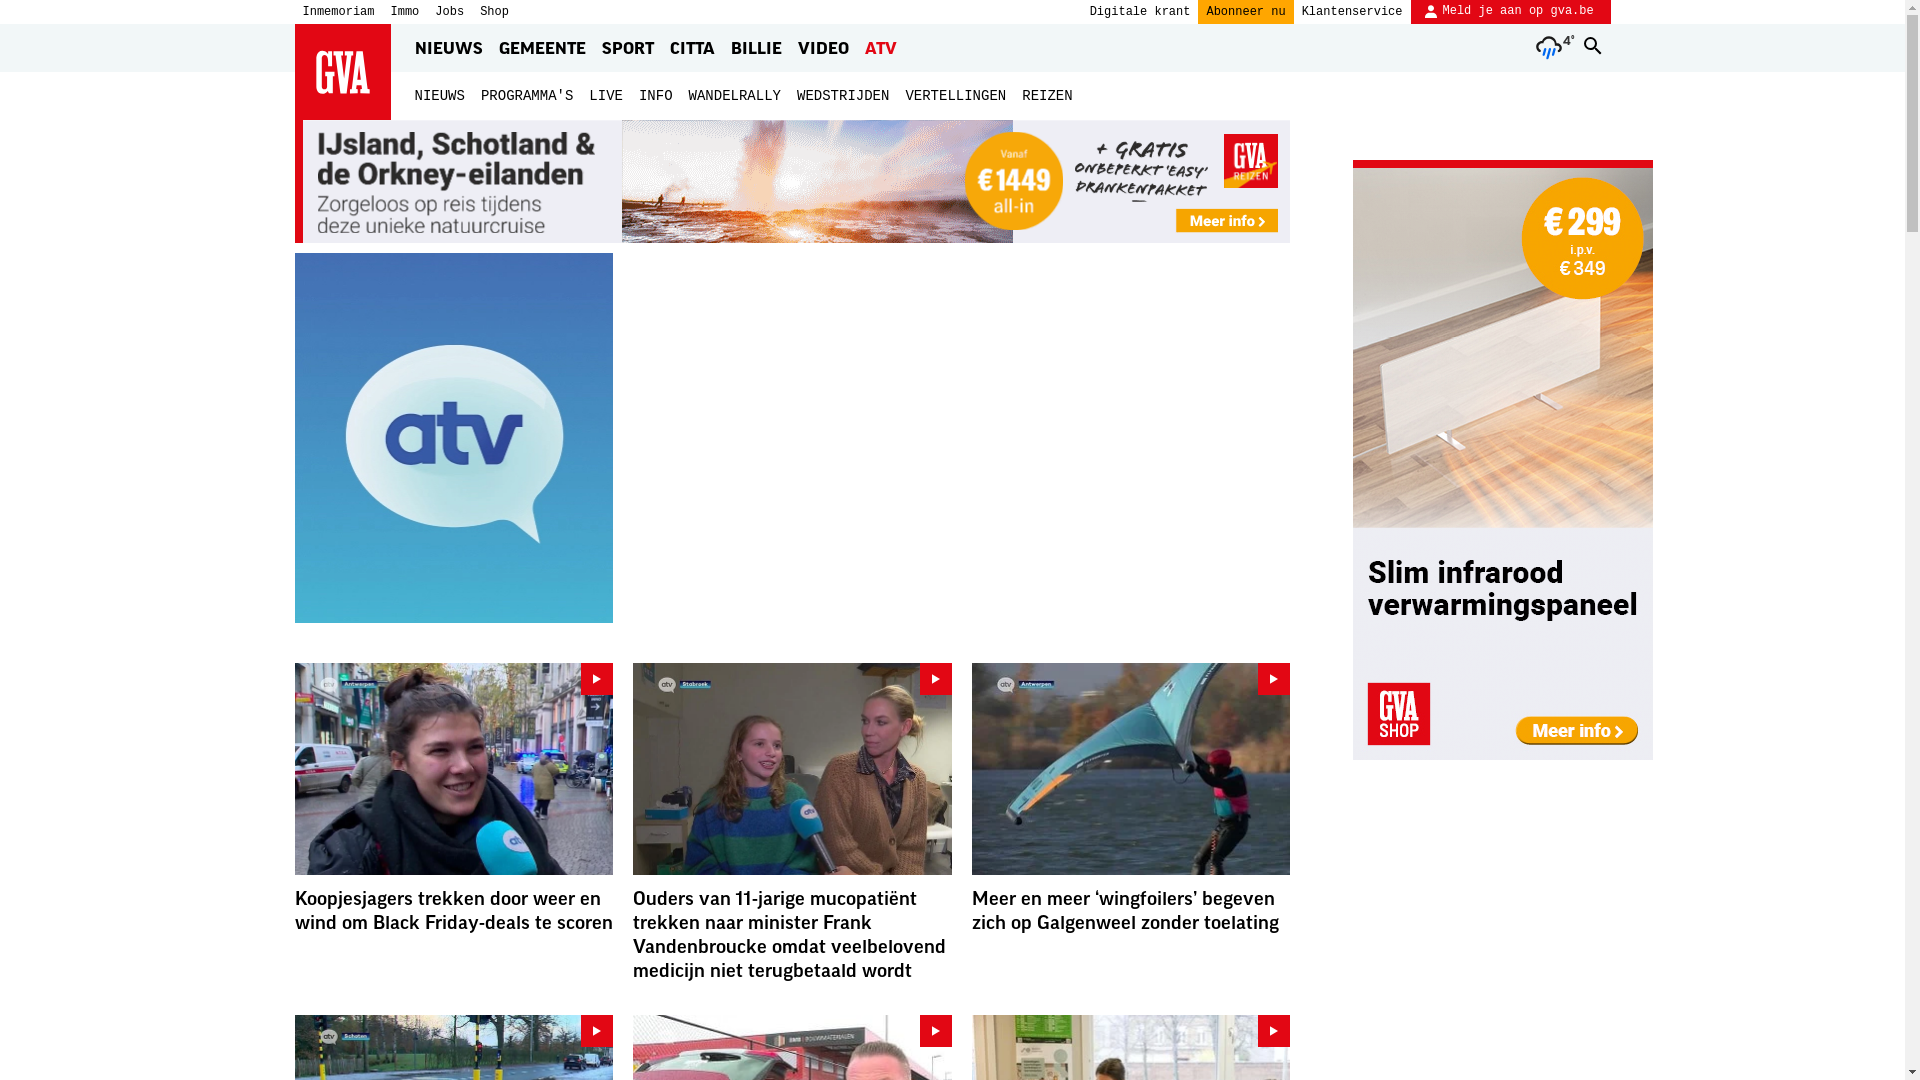  What do you see at coordinates (724, 46) in the screenshot?
I see `'BILLIE'` at bounding box center [724, 46].